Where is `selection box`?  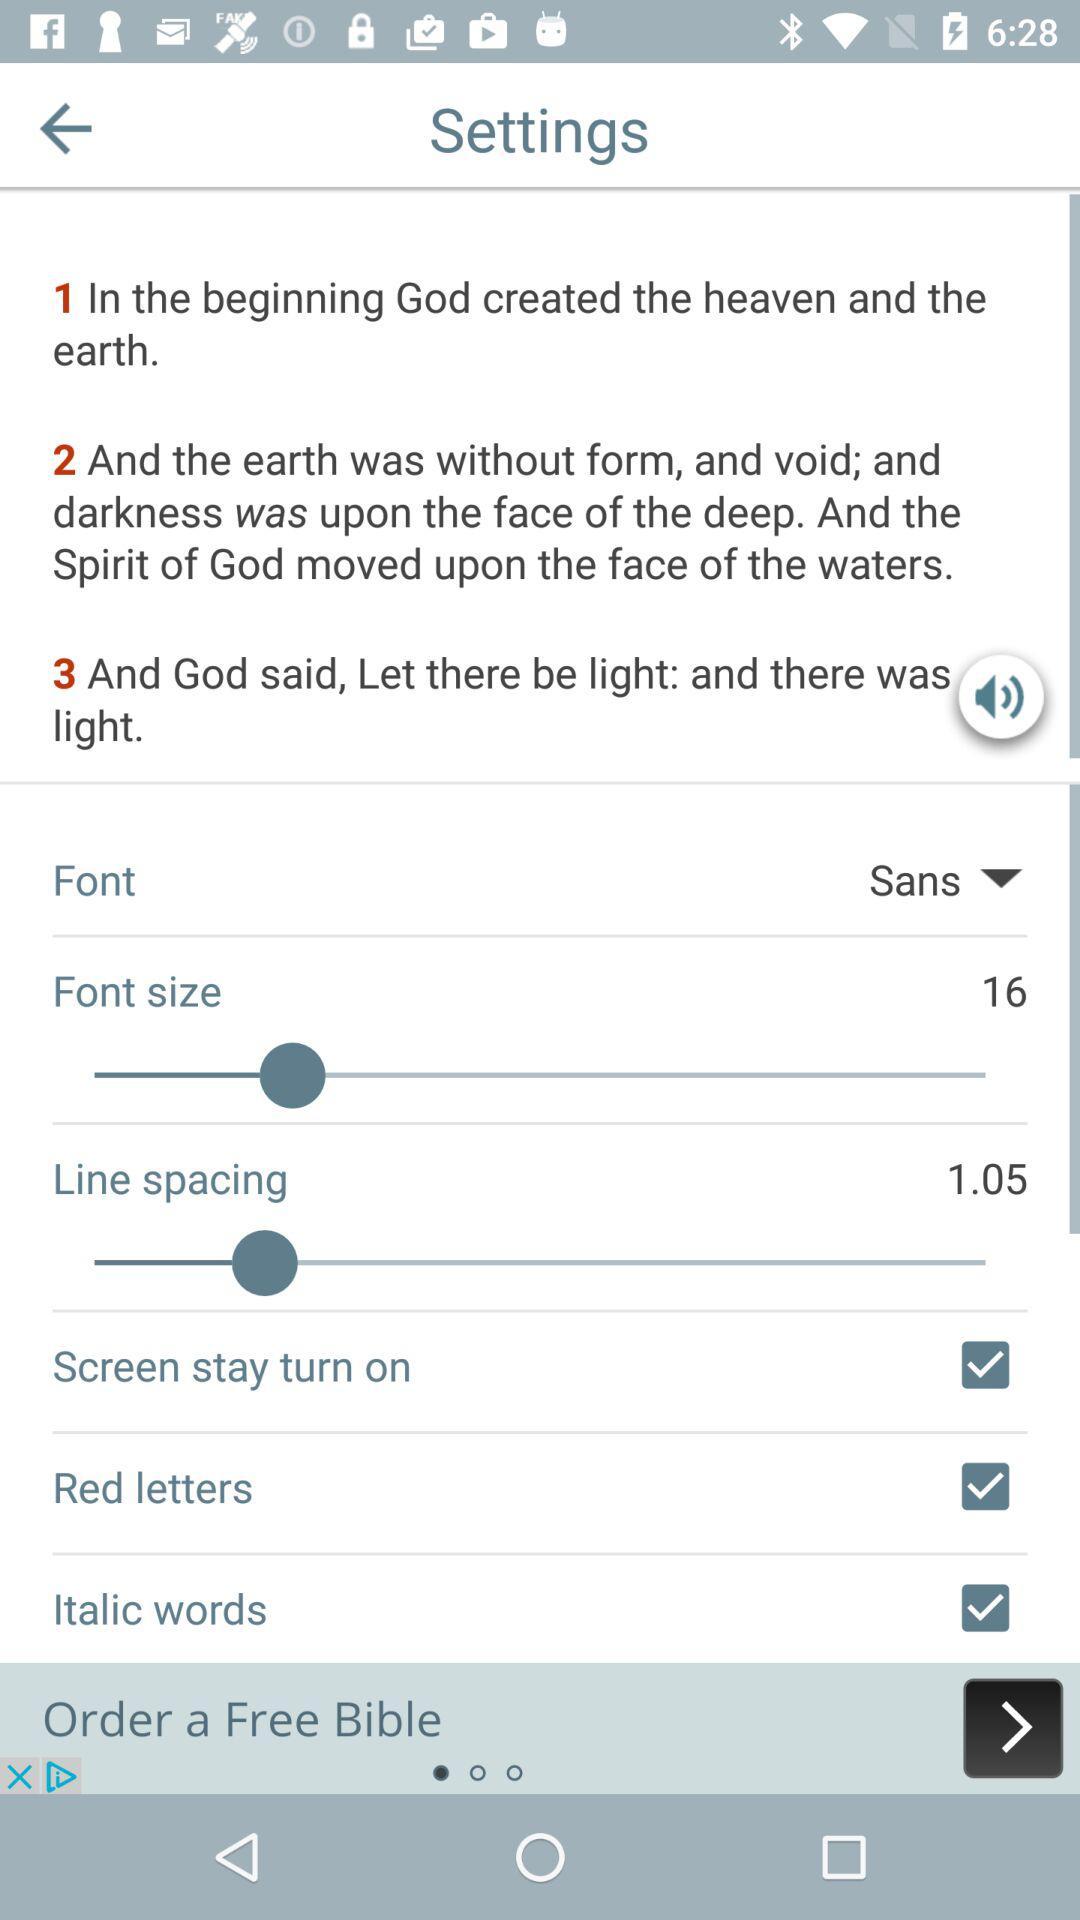
selection box is located at coordinates (984, 1486).